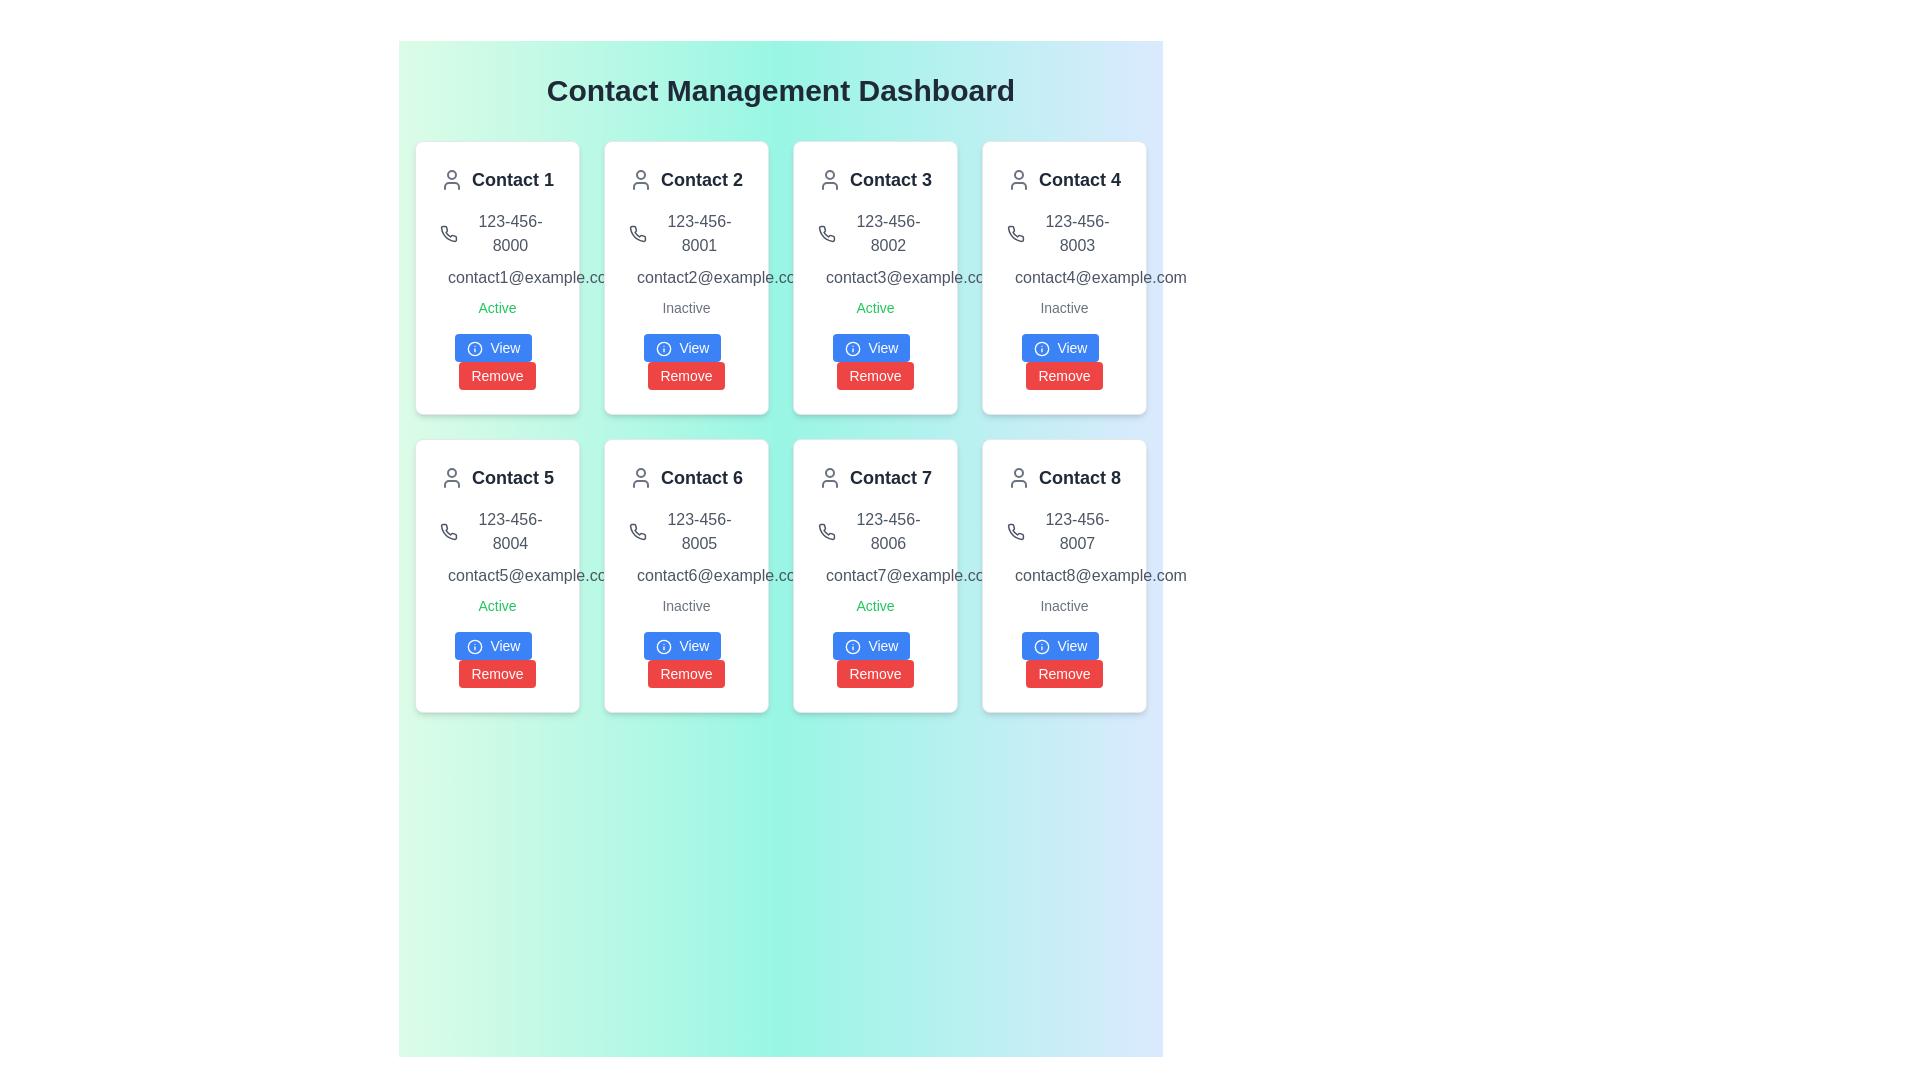  Describe the element at coordinates (830, 578) in the screenshot. I see `code of the SVG rectangle component representing the body of the envelope in the 'Contact 7' information card located to the left of the email address` at that location.